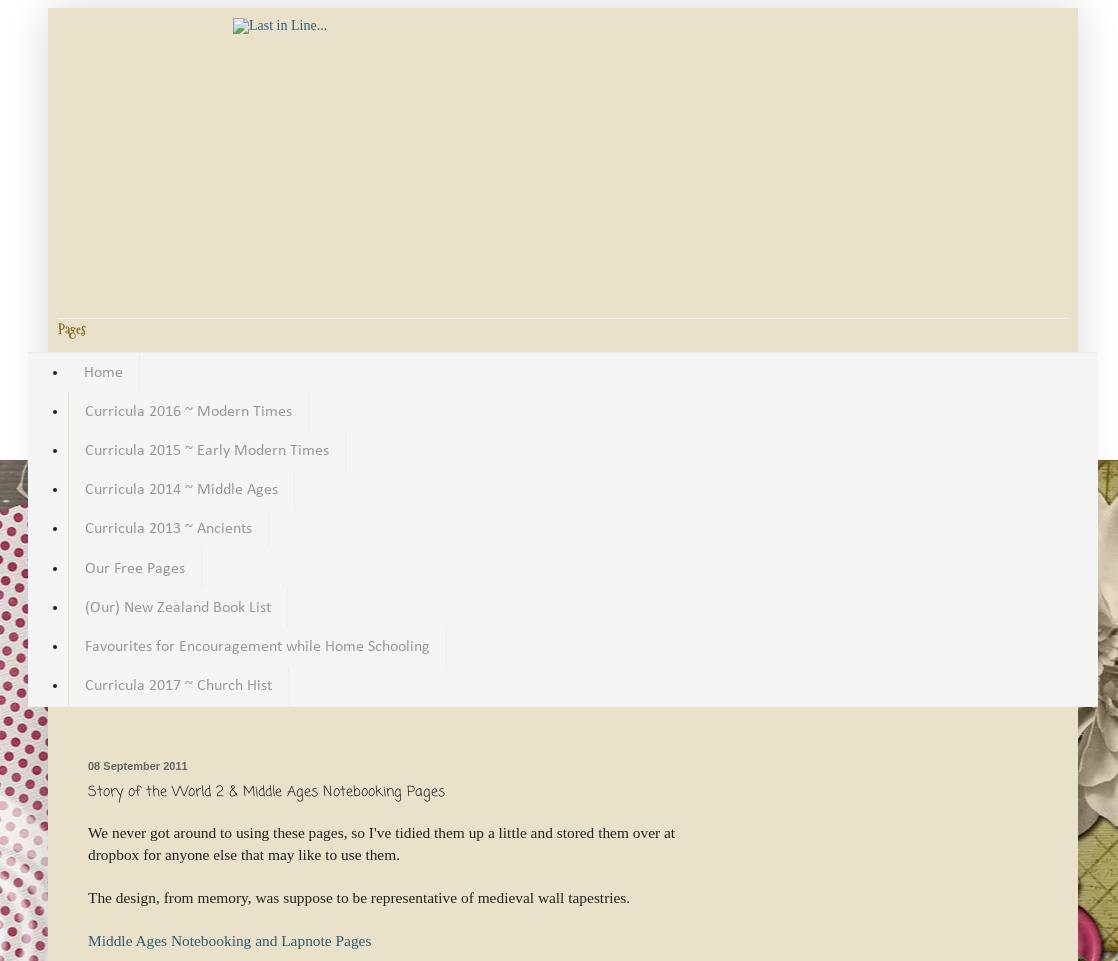 The image size is (1118, 961). I want to click on 'We never got around to using these pages, so I've tidied them up a little and stored them over at dropbox for anyone else that may like to use them.', so click(87, 842).